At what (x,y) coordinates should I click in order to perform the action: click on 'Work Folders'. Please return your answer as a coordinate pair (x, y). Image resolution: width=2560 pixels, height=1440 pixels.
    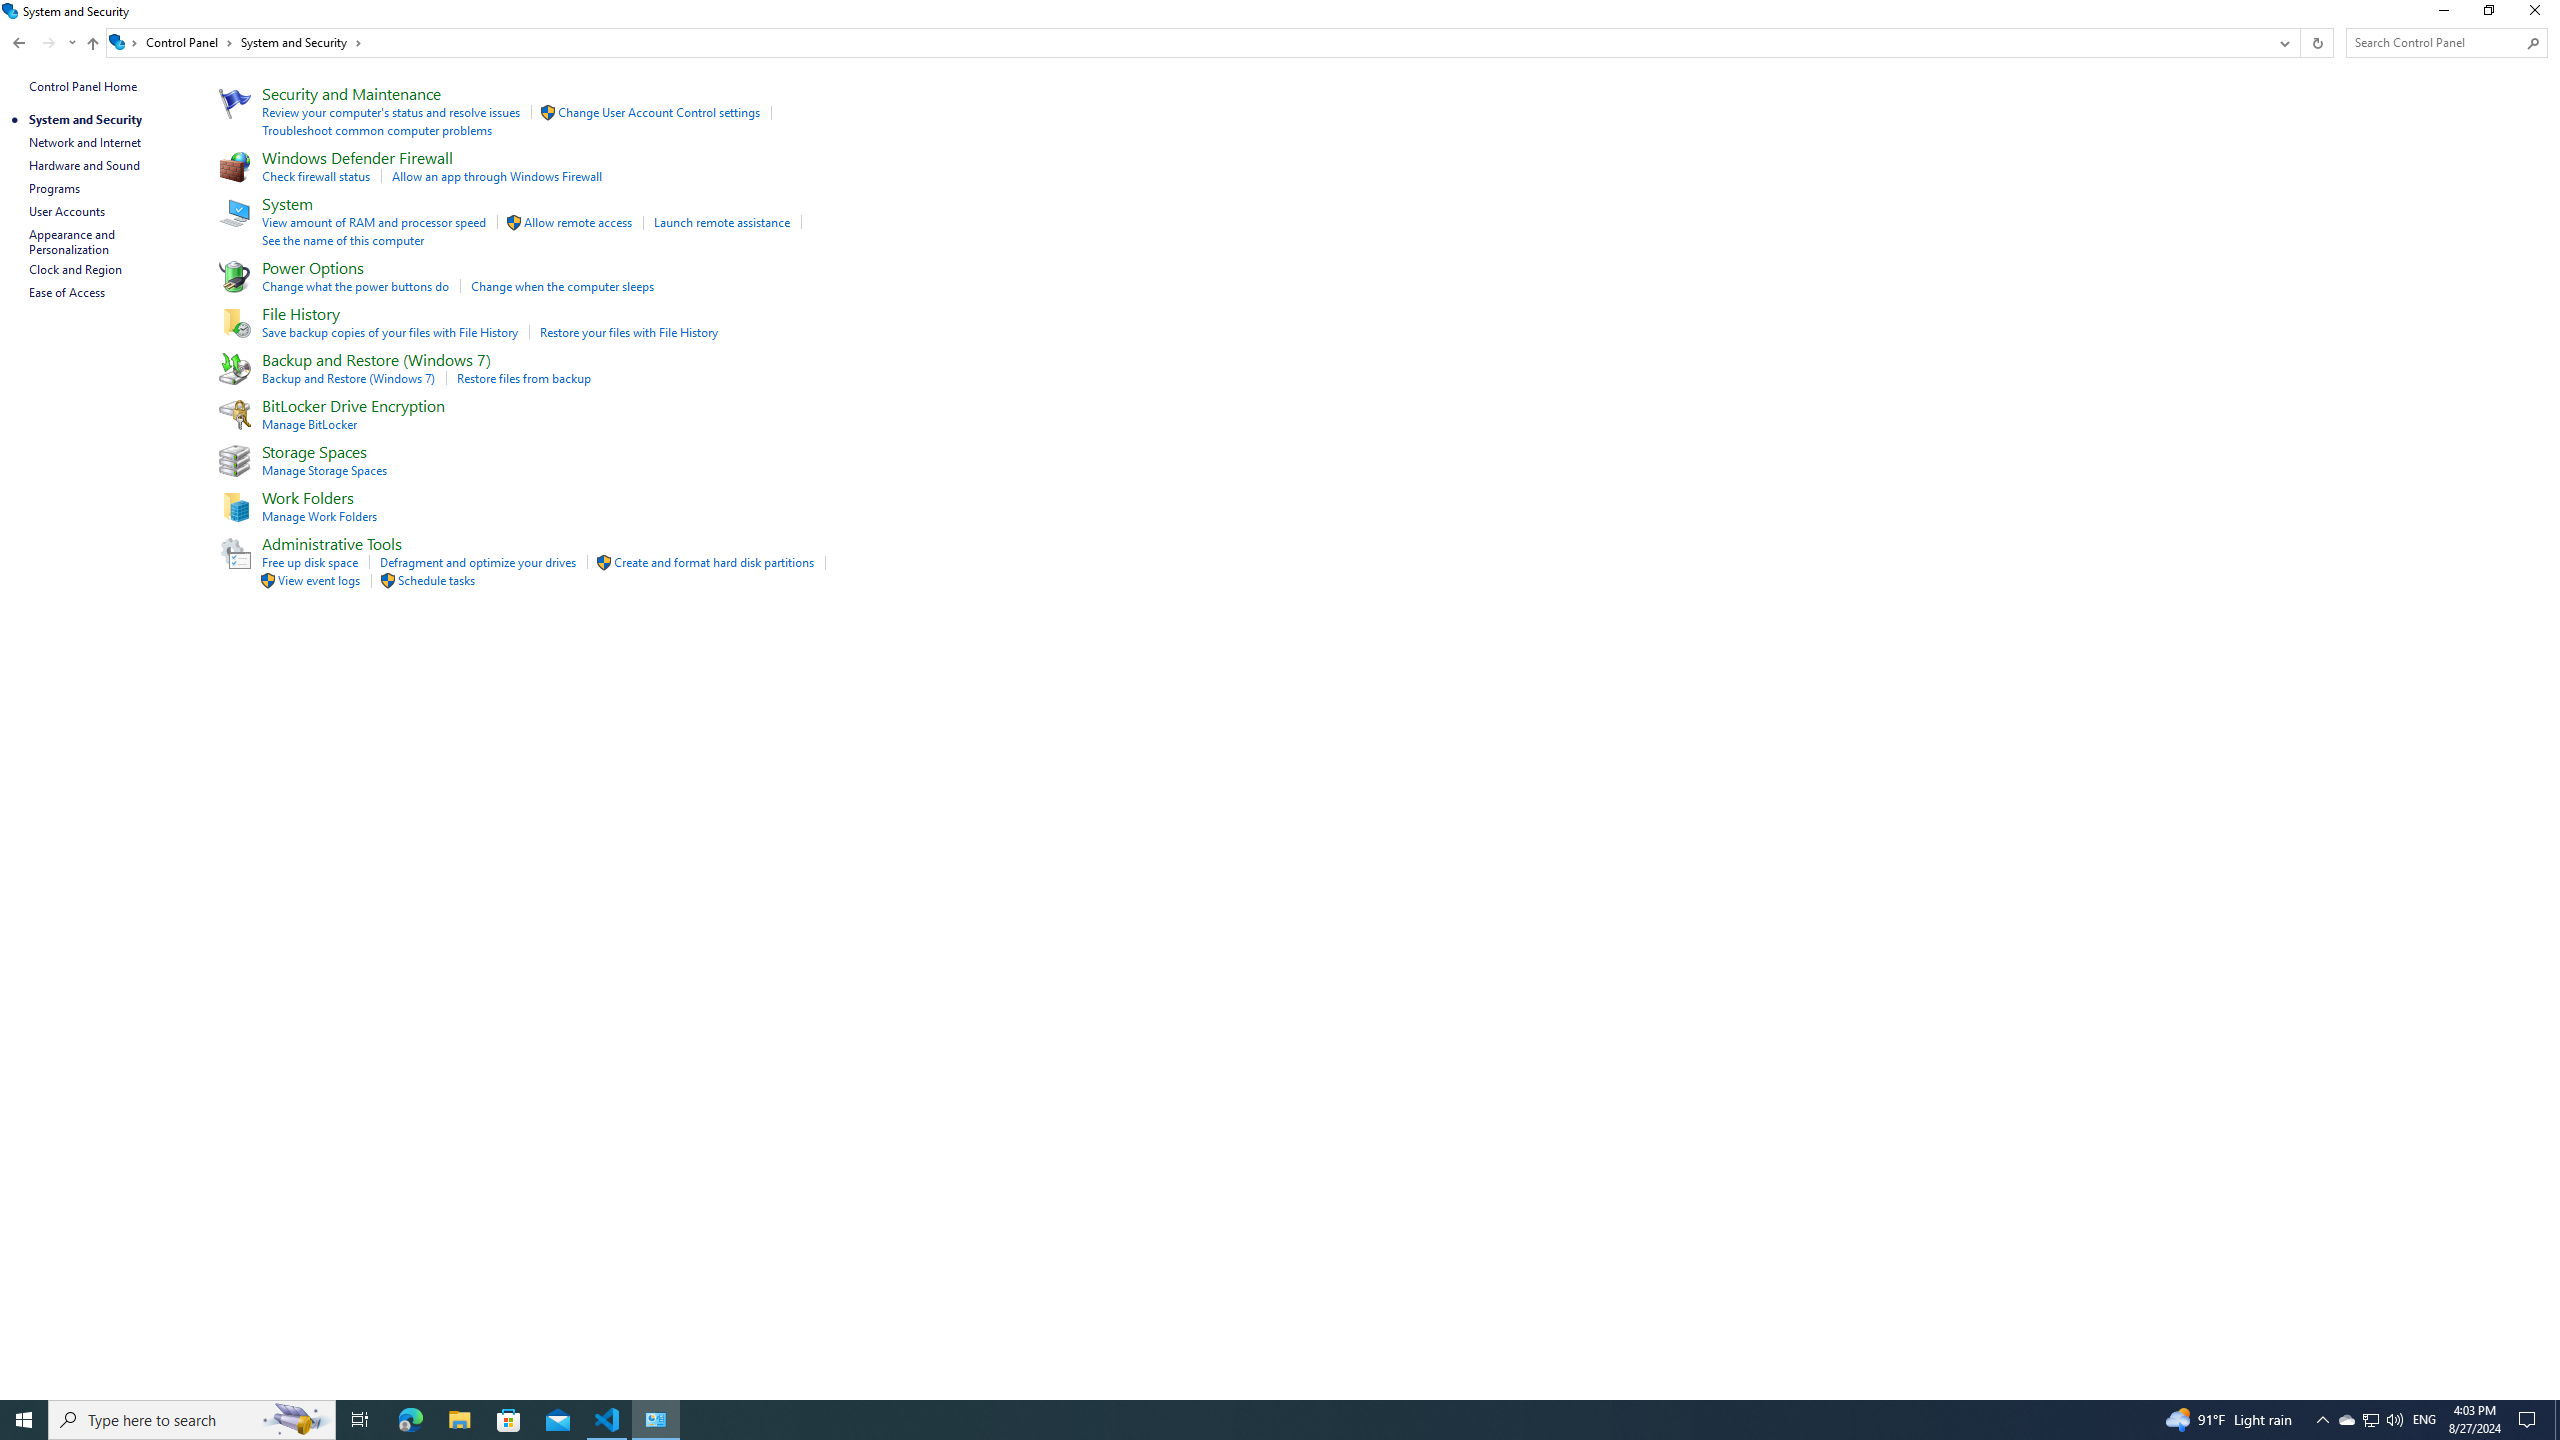
    Looking at the image, I should click on (307, 497).